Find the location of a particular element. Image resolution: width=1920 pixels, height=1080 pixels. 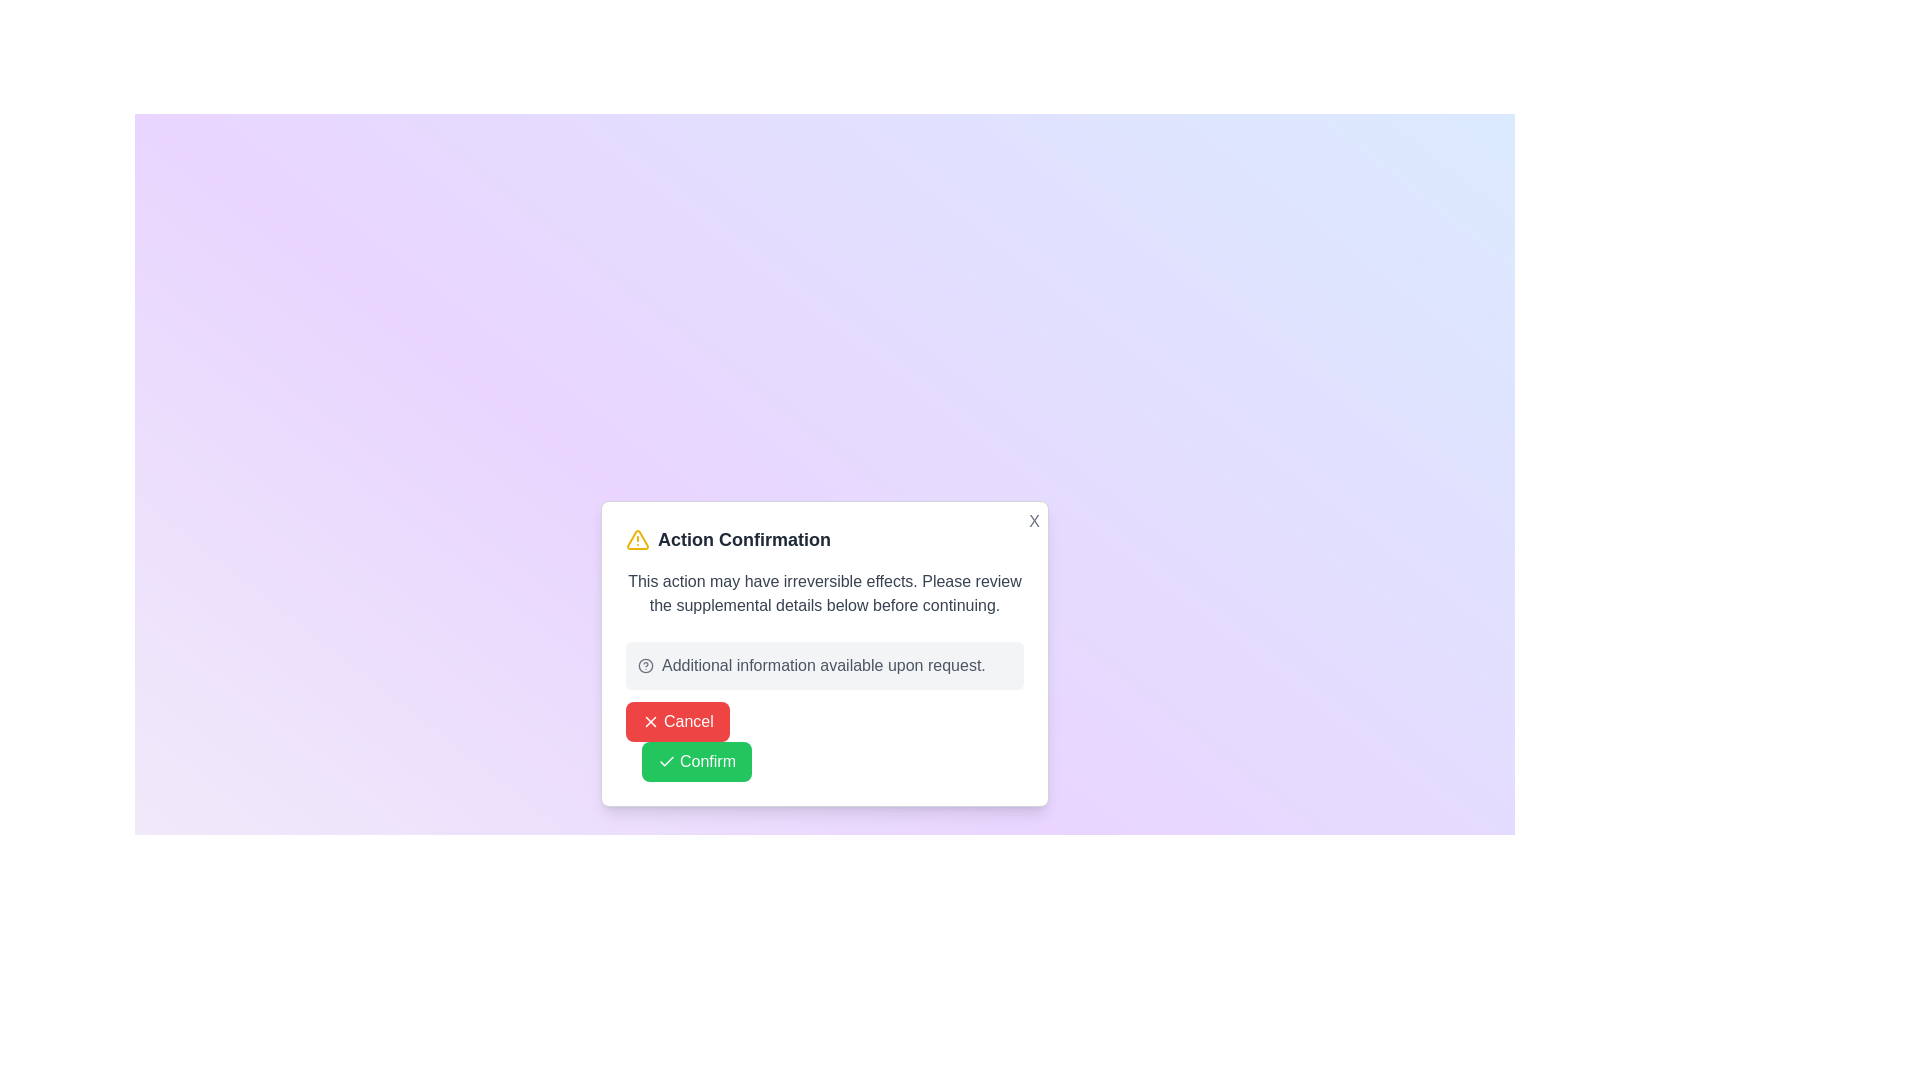

the text label displaying 'Action Confirmation' in bold, dark gray font, which is part of a warning section in the modal dialog box is located at coordinates (743, 540).